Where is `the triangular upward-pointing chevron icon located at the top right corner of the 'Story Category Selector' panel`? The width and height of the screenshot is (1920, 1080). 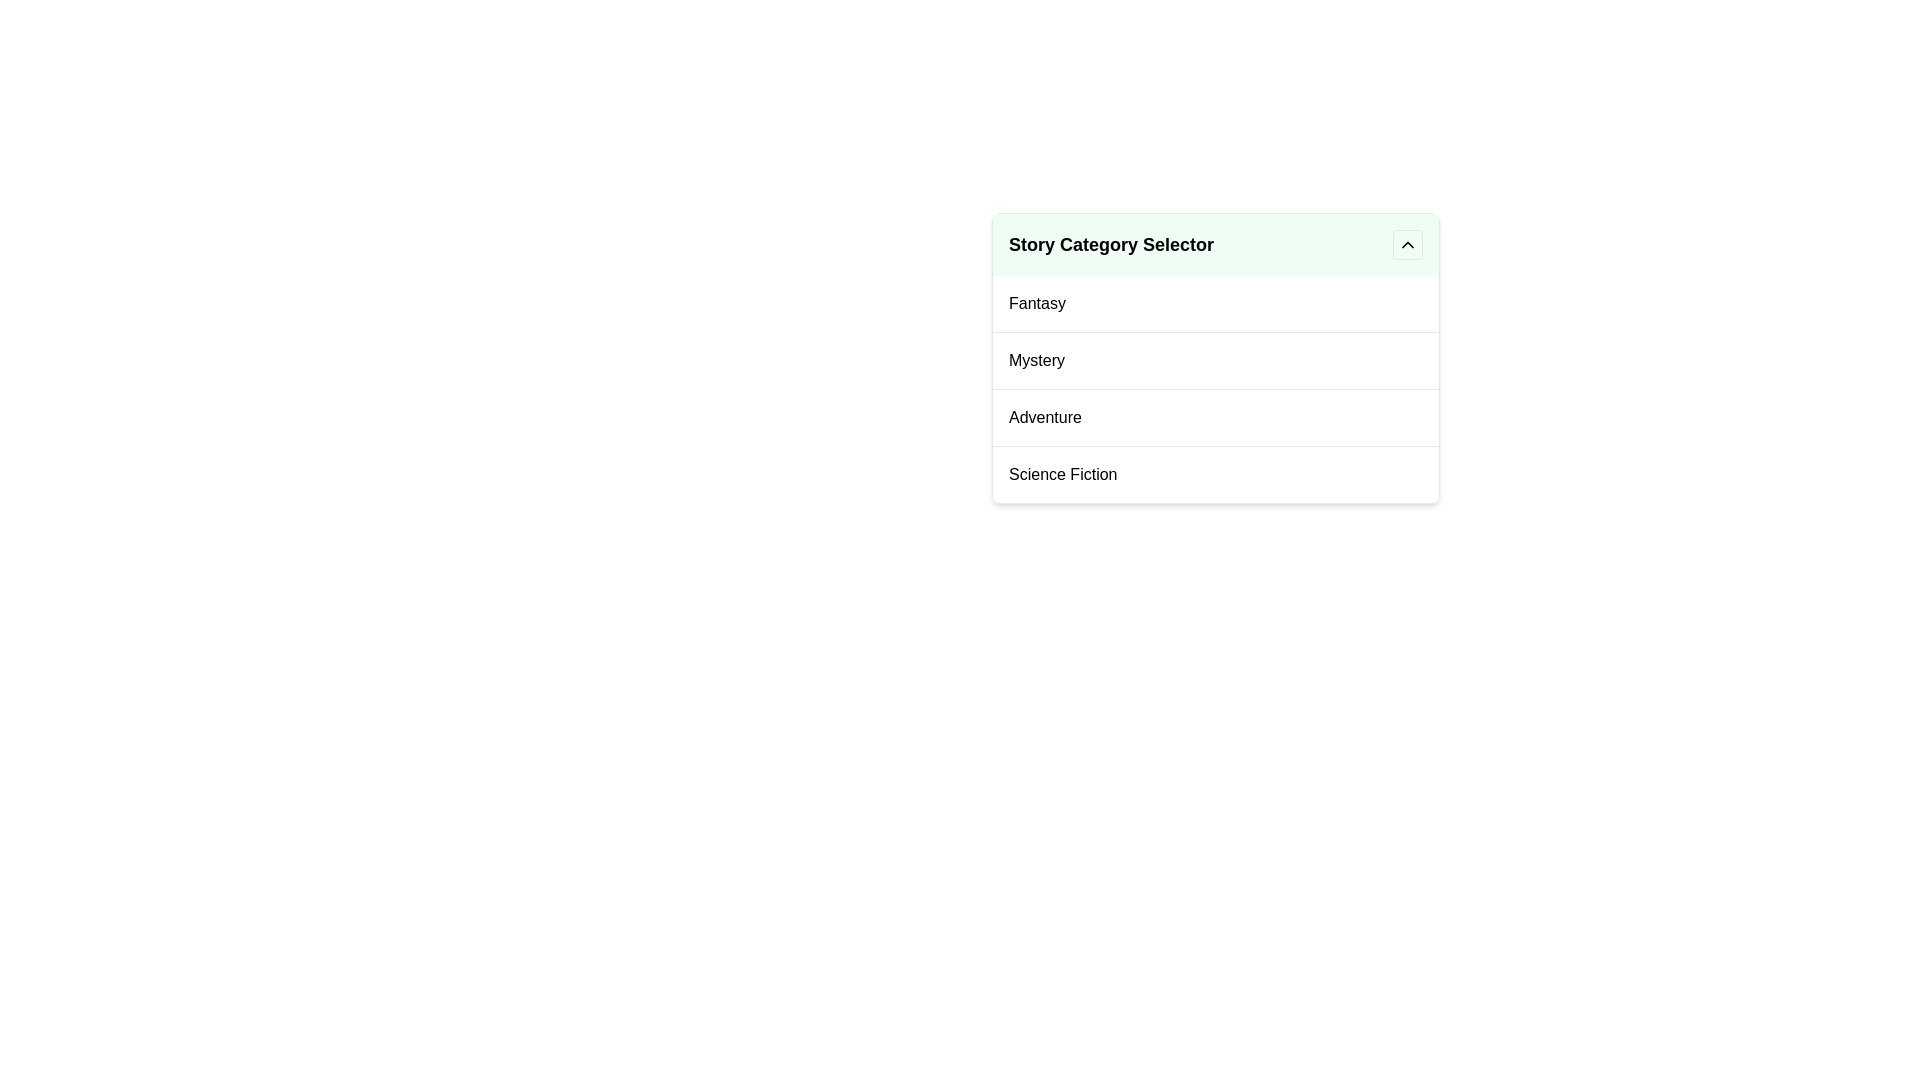 the triangular upward-pointing chevron icon located at the top right corner of the 'Story Category Selector' panel is located at coordinates (1406, 244).